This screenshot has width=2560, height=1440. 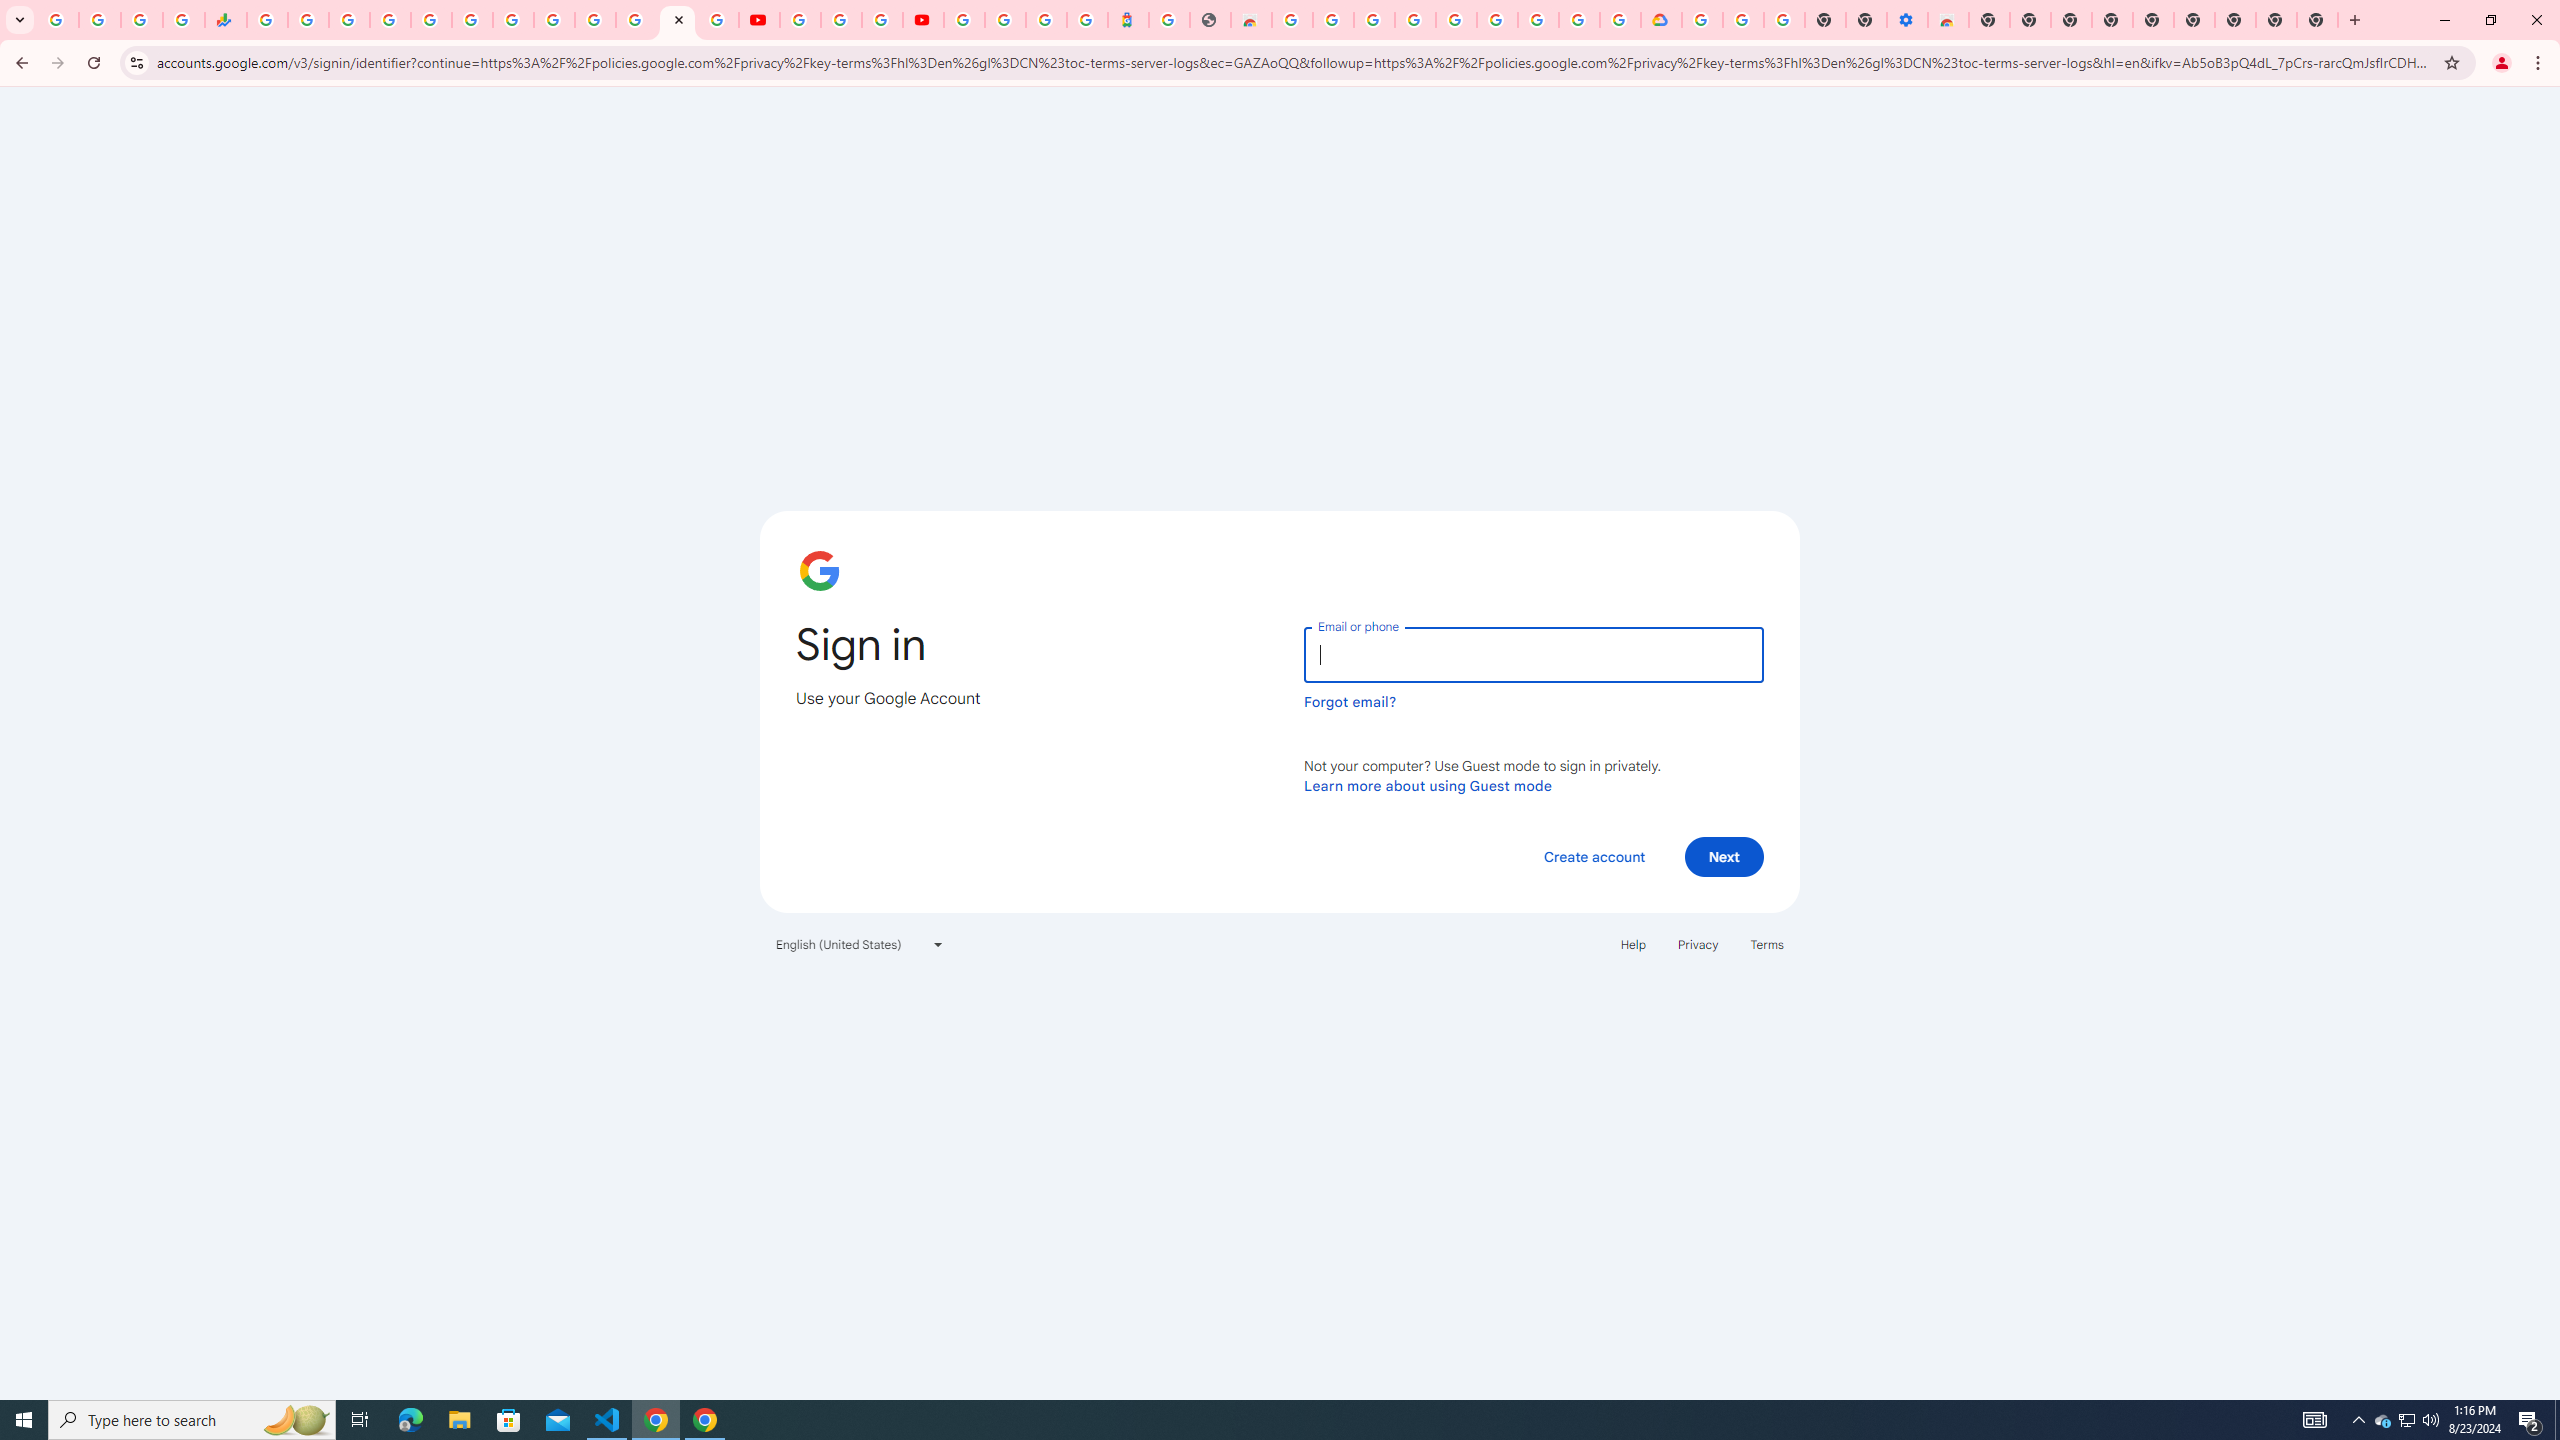 What do you see at coordinates (1632, 942) in the screenshot?
I see `'Help'` at bounding box center [1632, 942].